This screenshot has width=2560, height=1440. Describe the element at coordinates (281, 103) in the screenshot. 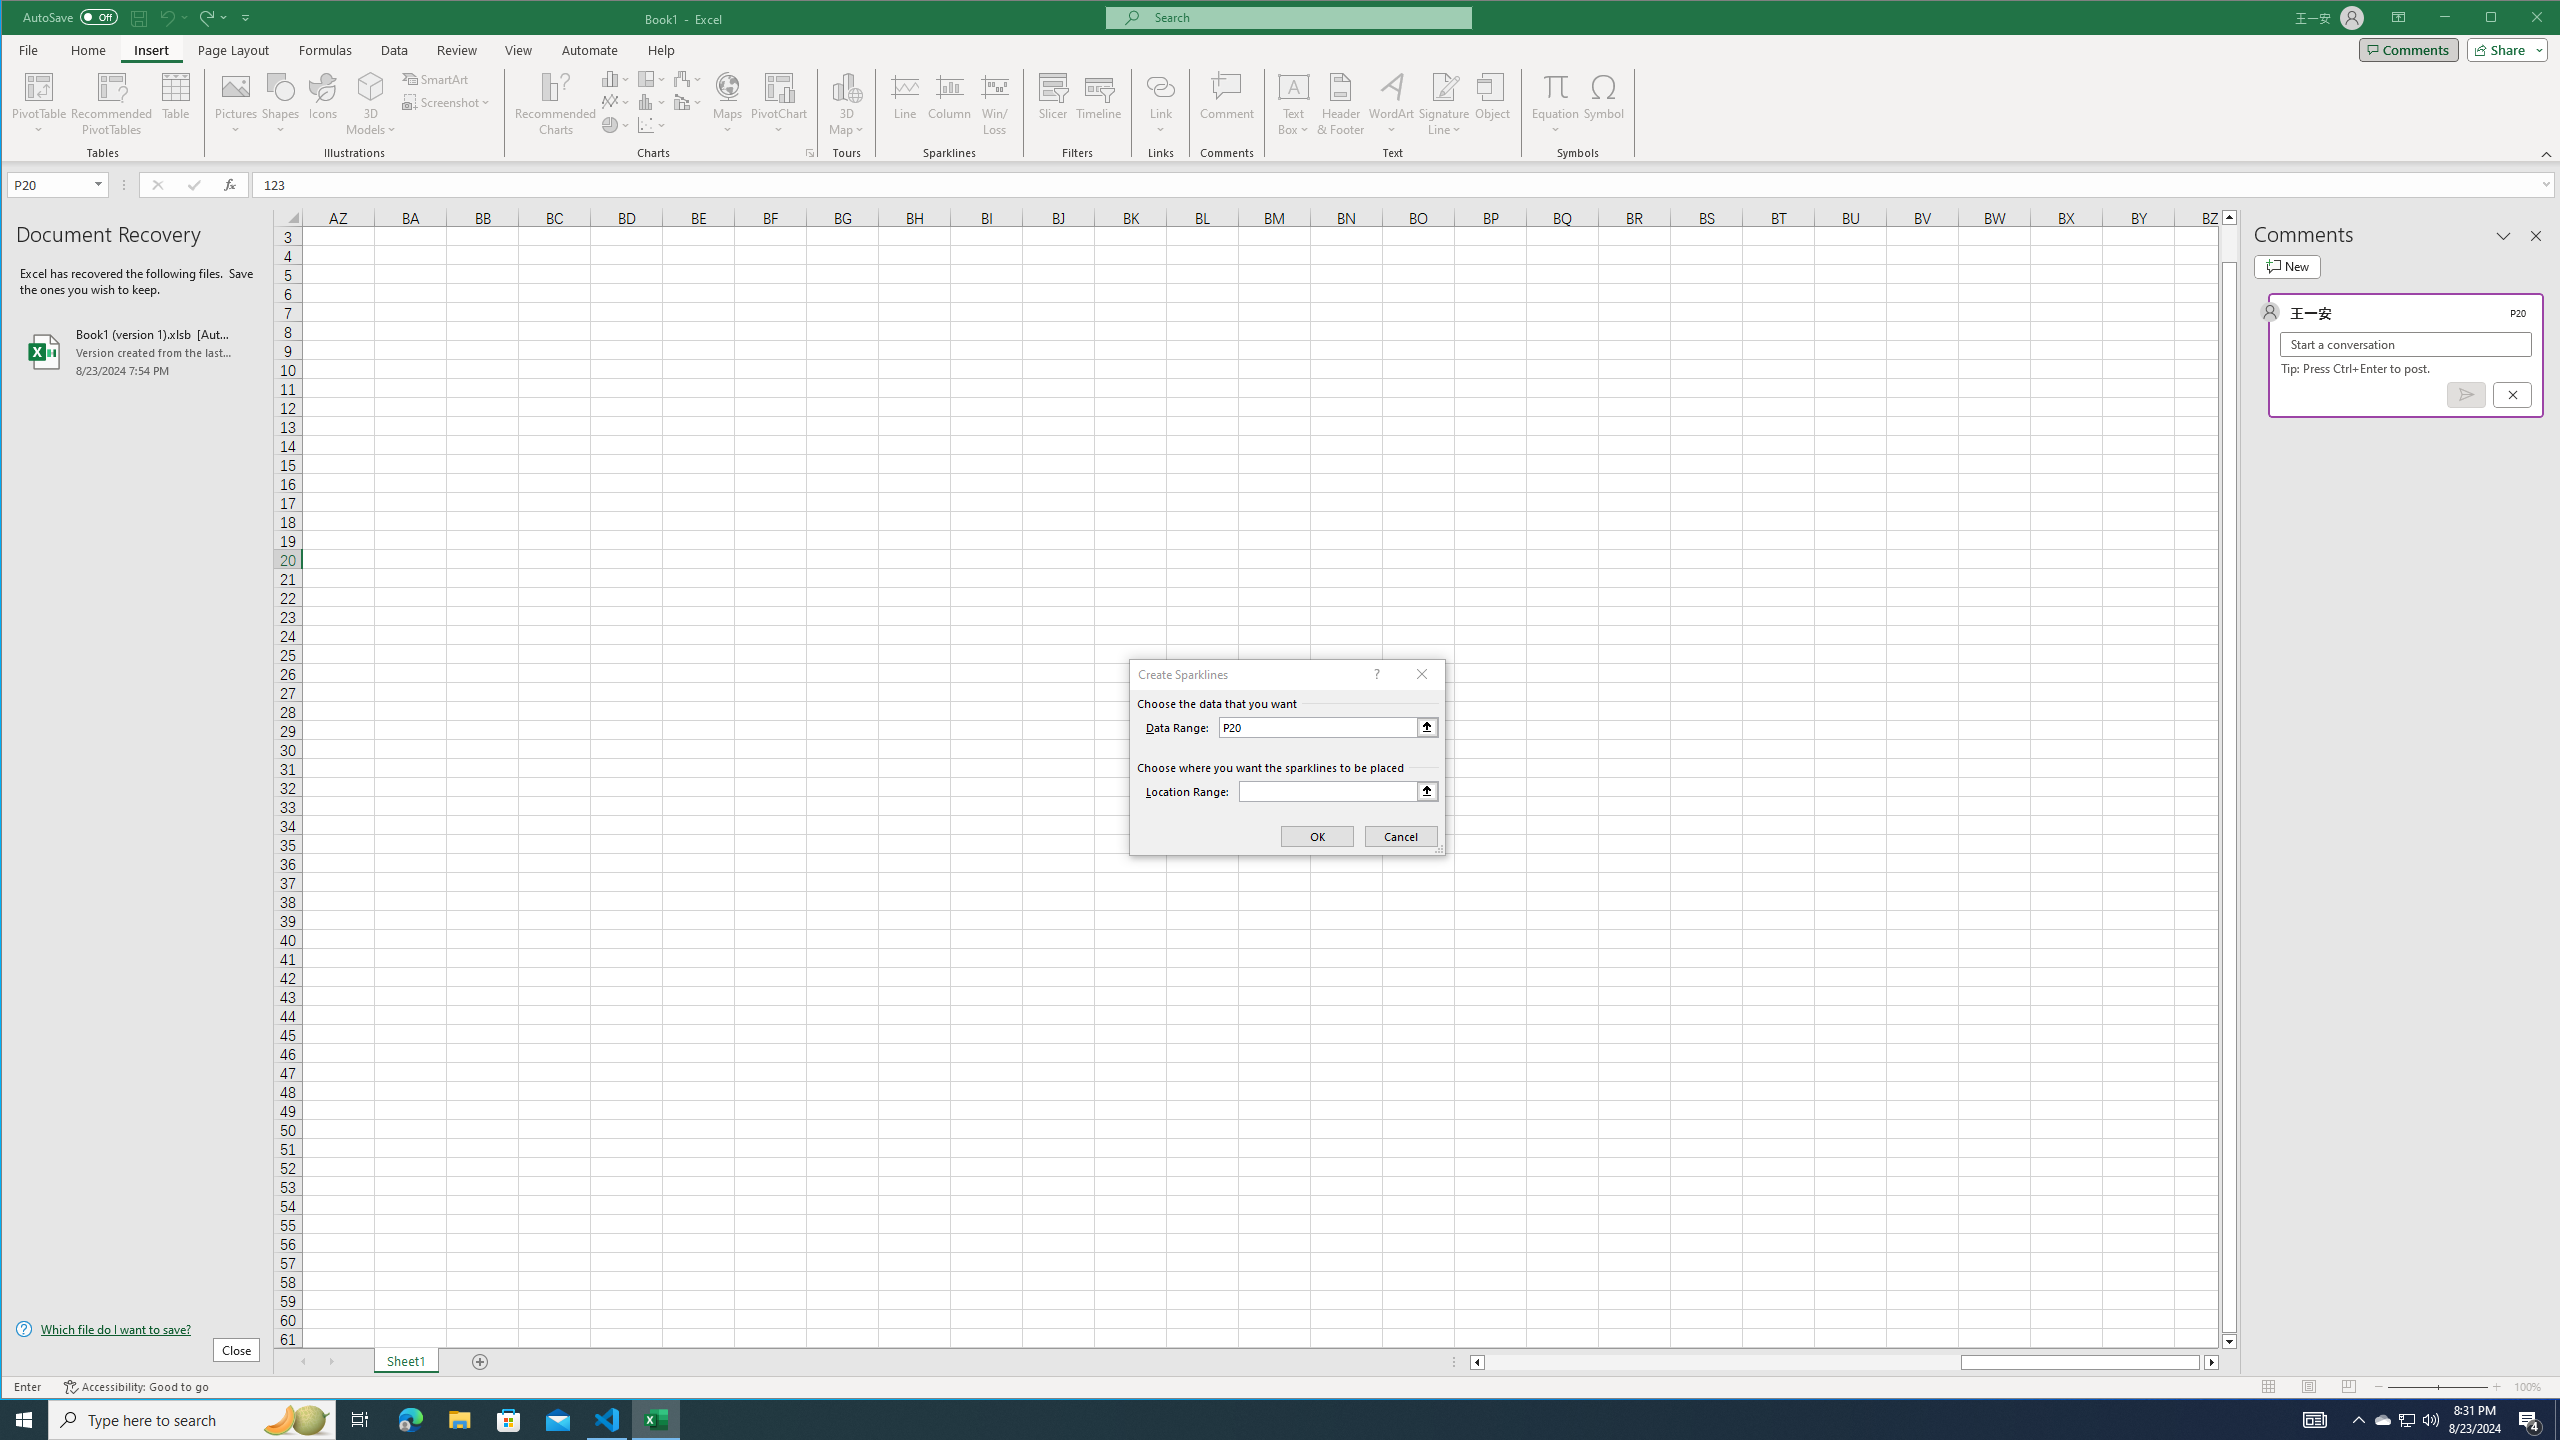

I see `'Shapes'` at that location.